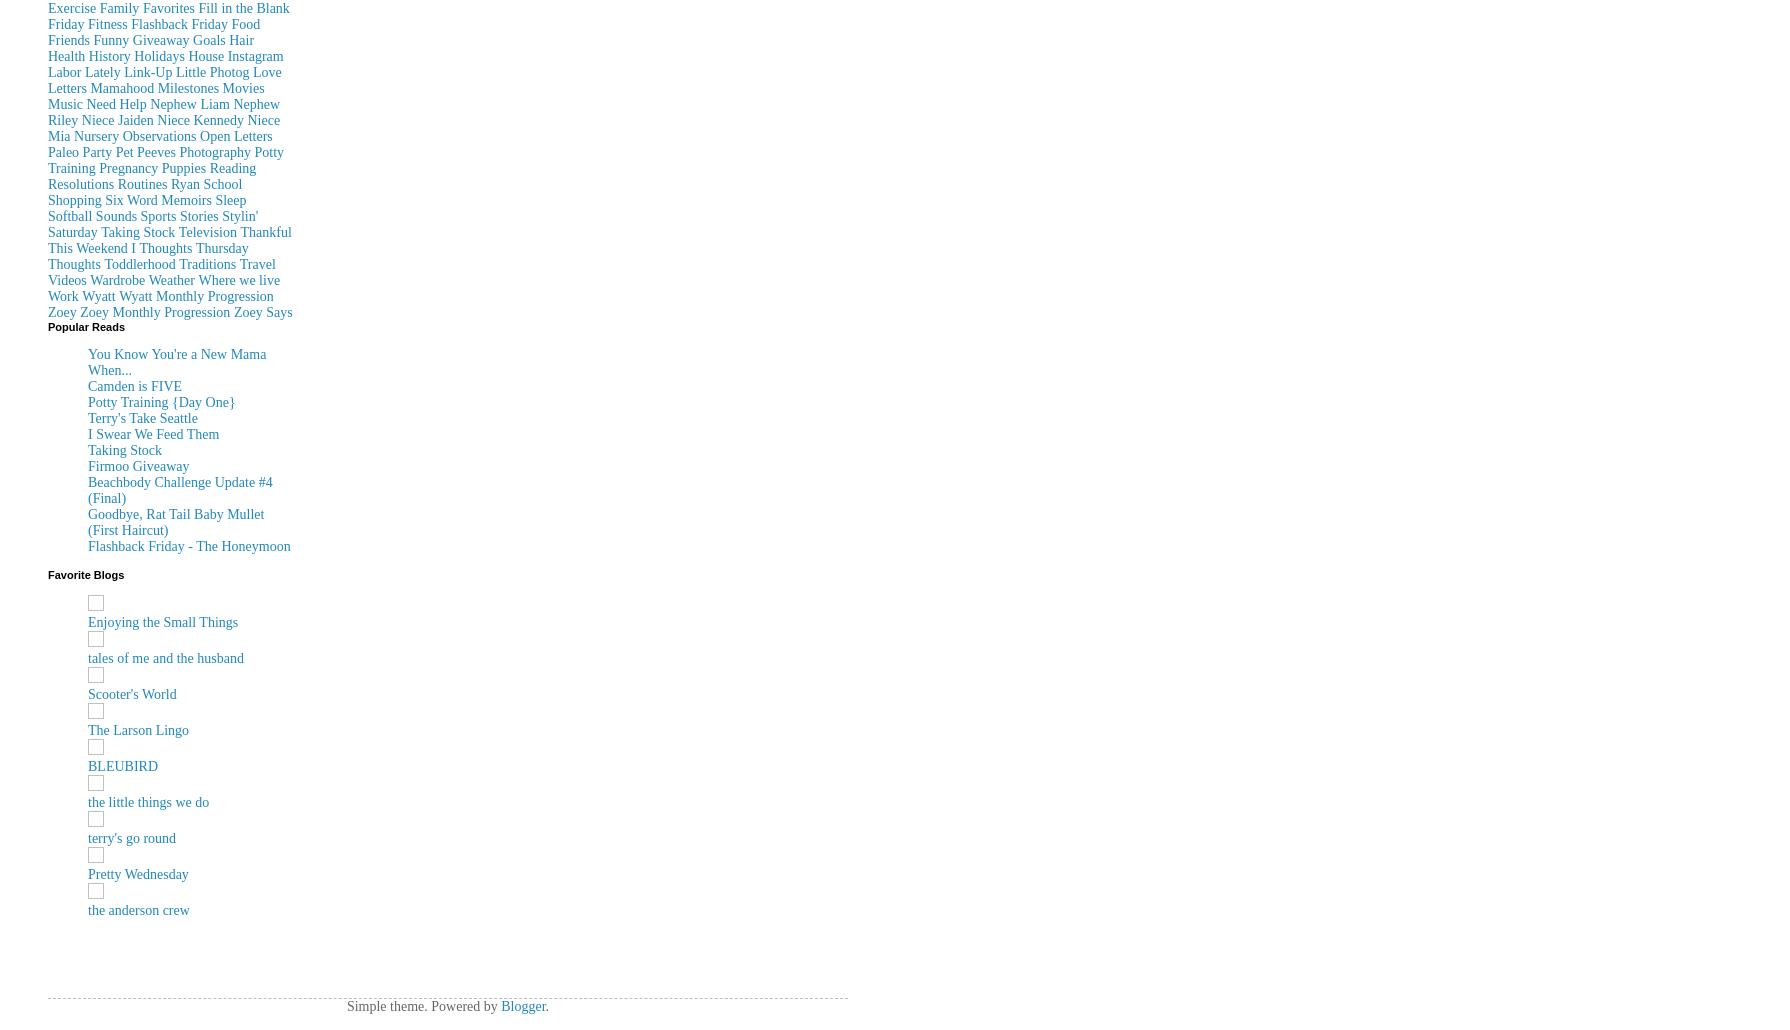 Image resolution: width=1790 pixels, height=1030 pixels. Describe the element at coordinates (163, 111) in the screenshot. I see `'Nephew Riley'` at that location.